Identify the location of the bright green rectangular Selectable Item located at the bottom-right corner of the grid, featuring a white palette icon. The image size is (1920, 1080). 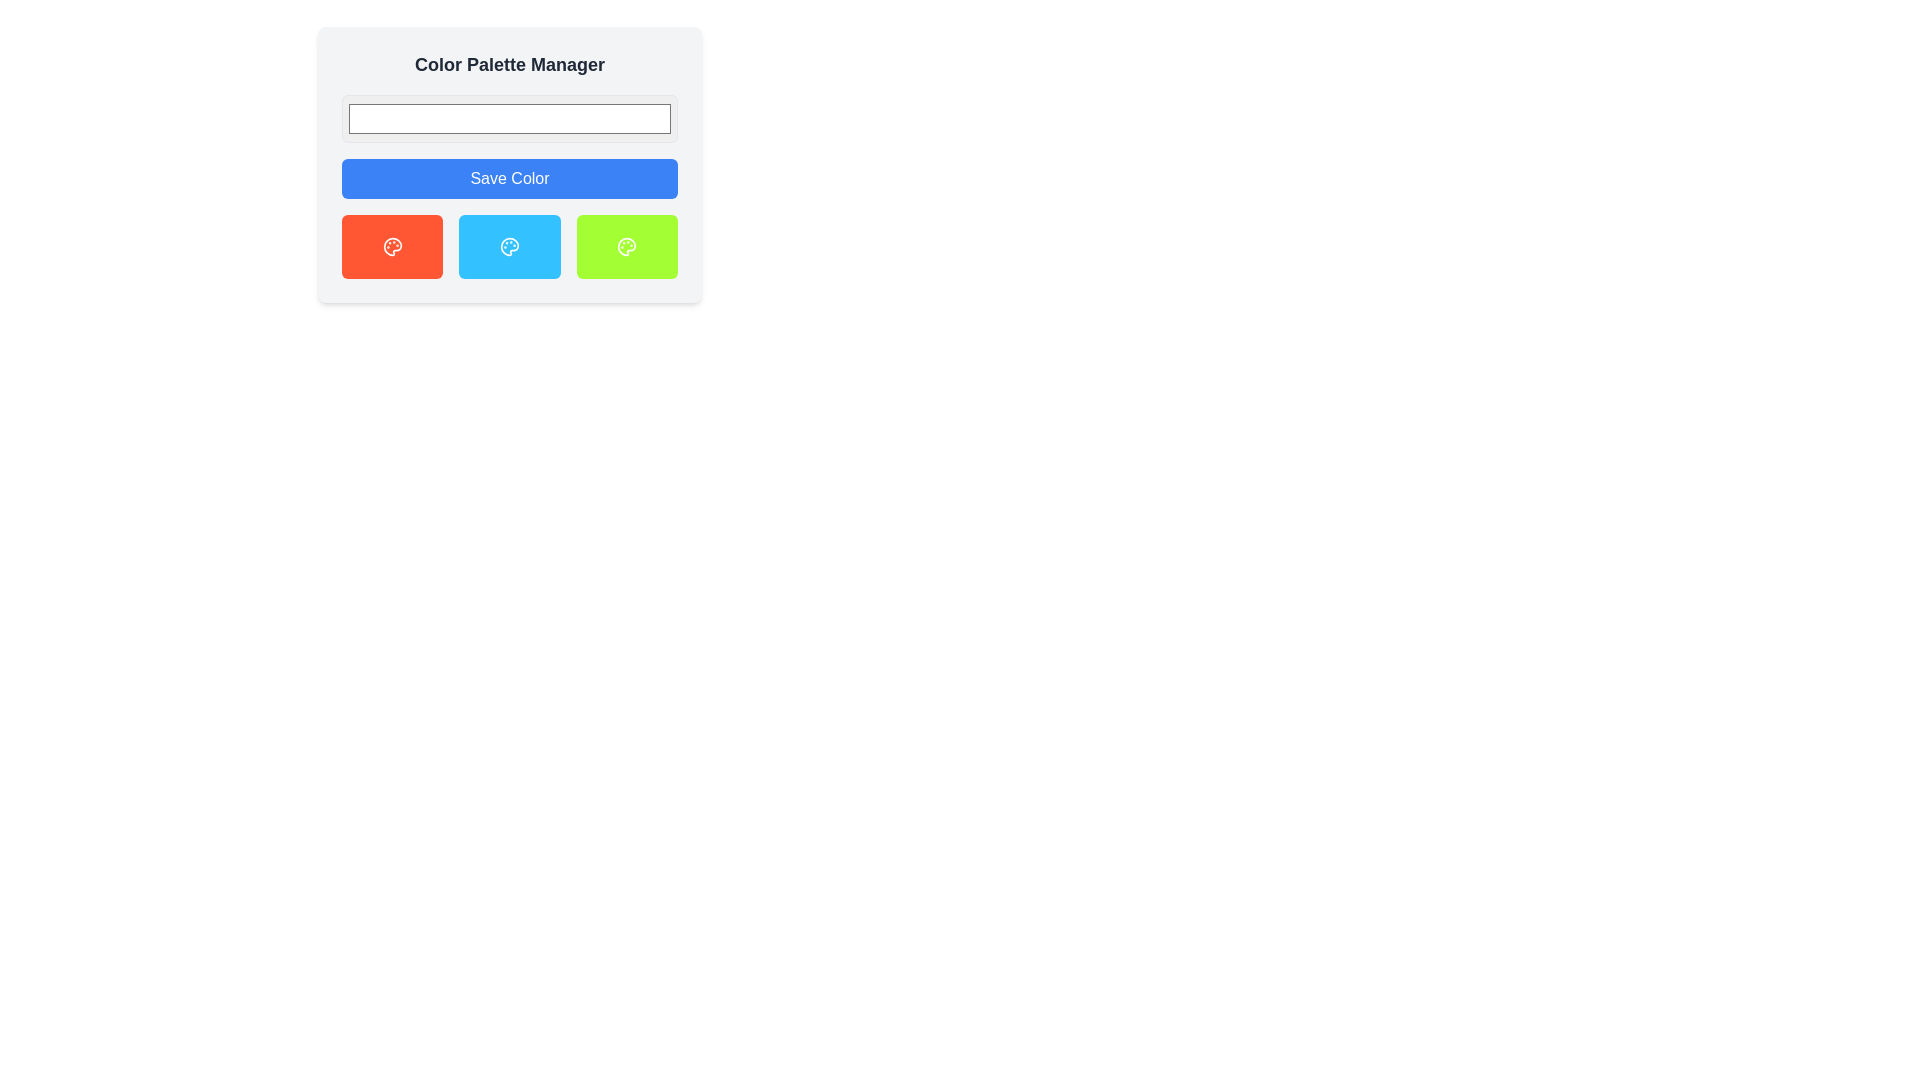
(626, 245).